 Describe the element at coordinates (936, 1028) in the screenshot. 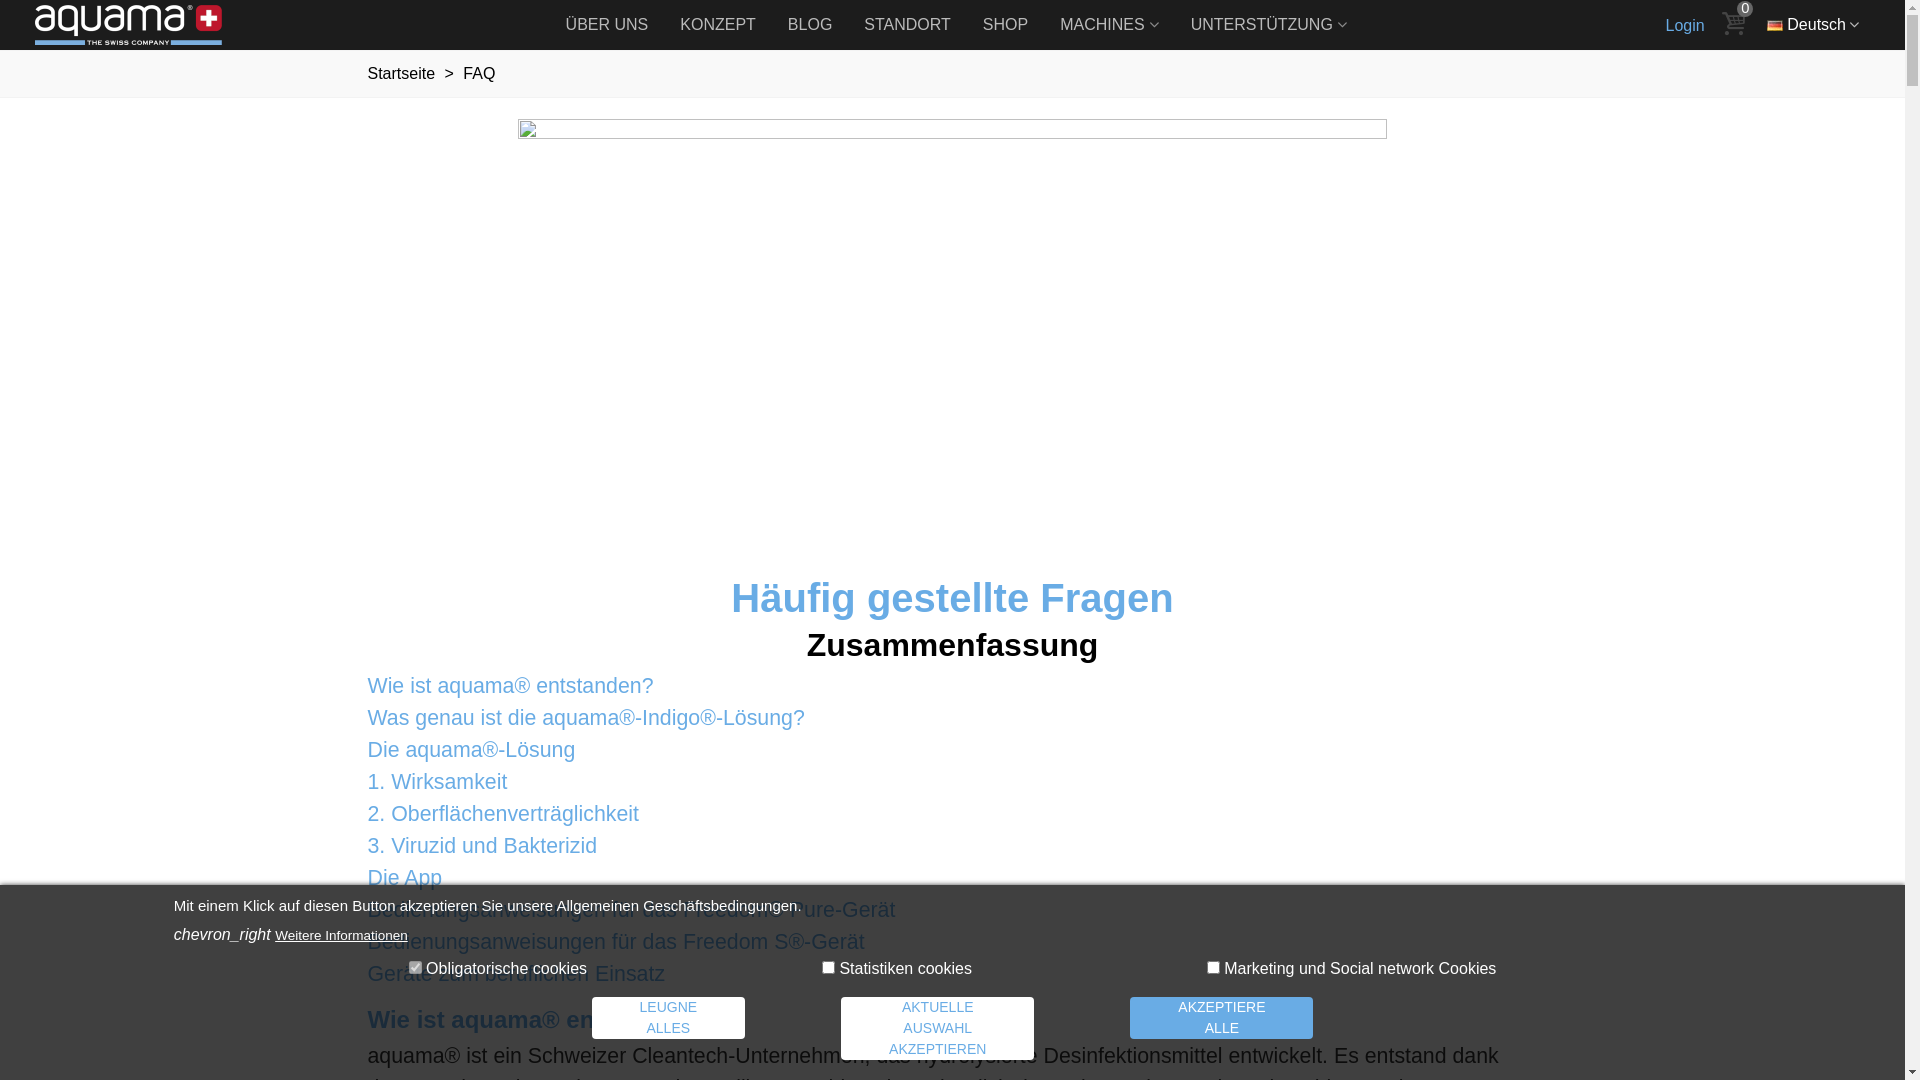

I see `'AKTUELLE AUSWAHL AKZEPTIEREN'` at that location.